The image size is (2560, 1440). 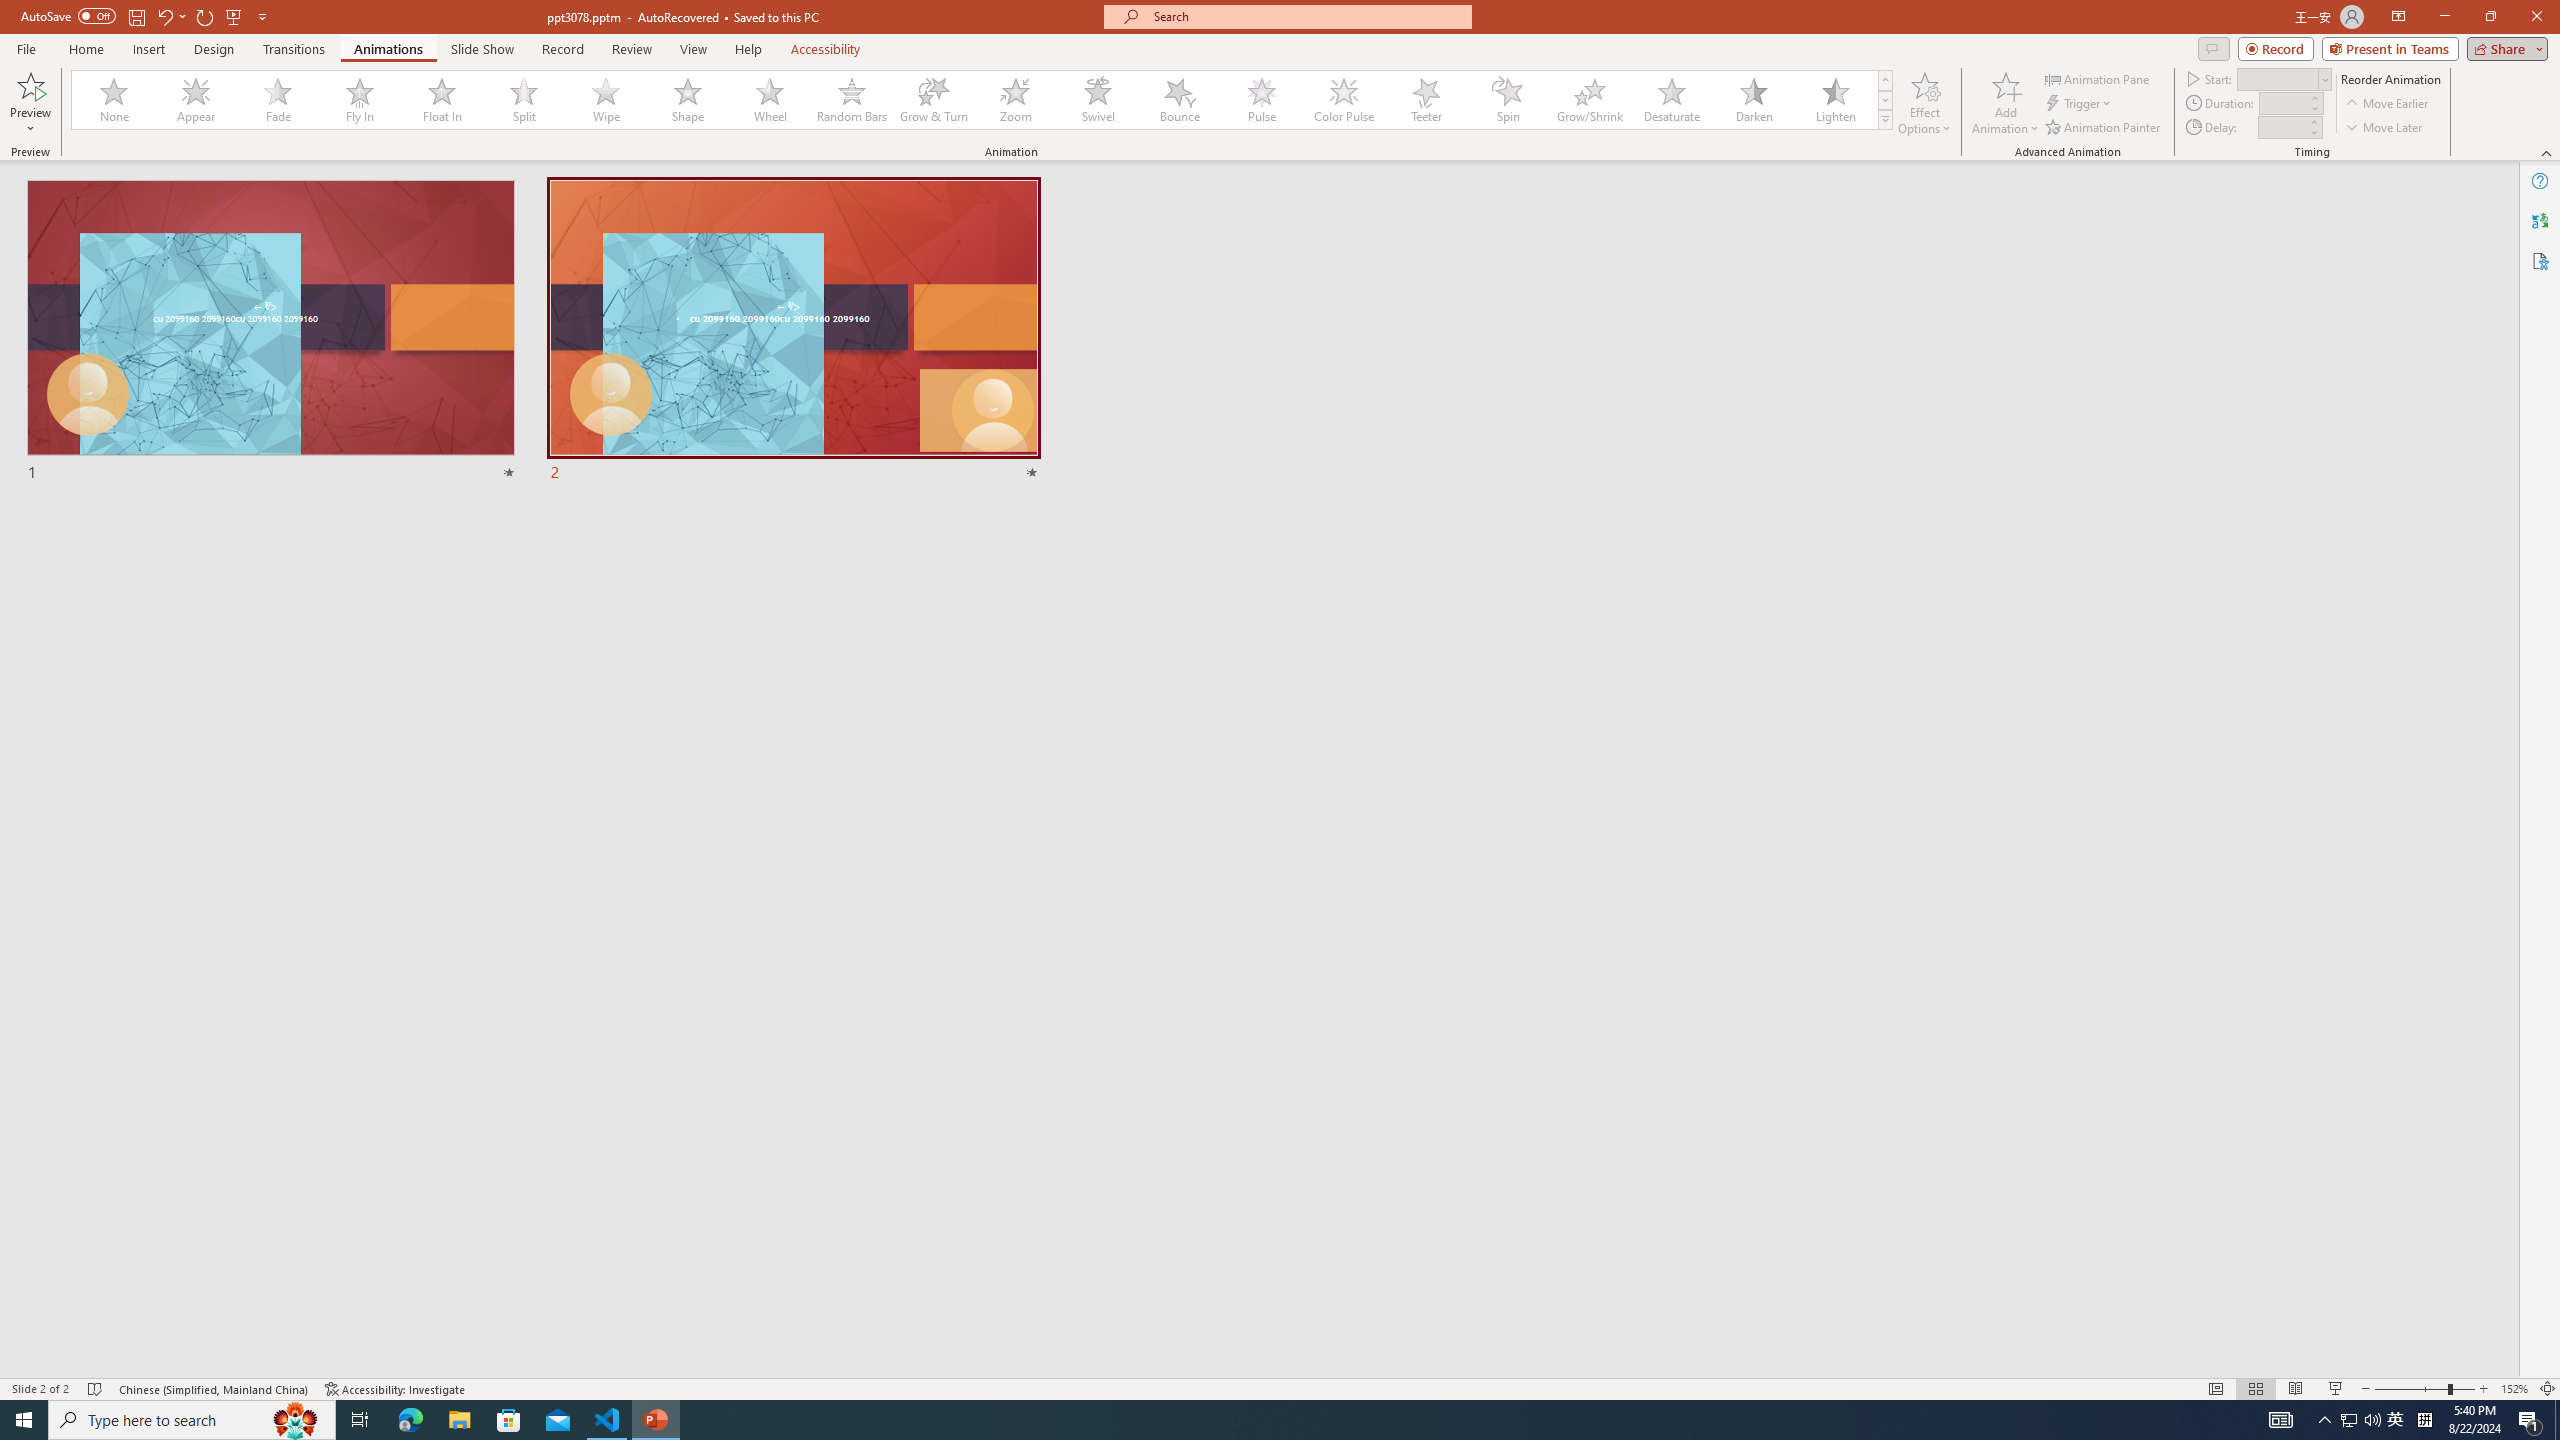 I want to click on 'None', so click(x=114, y=99).